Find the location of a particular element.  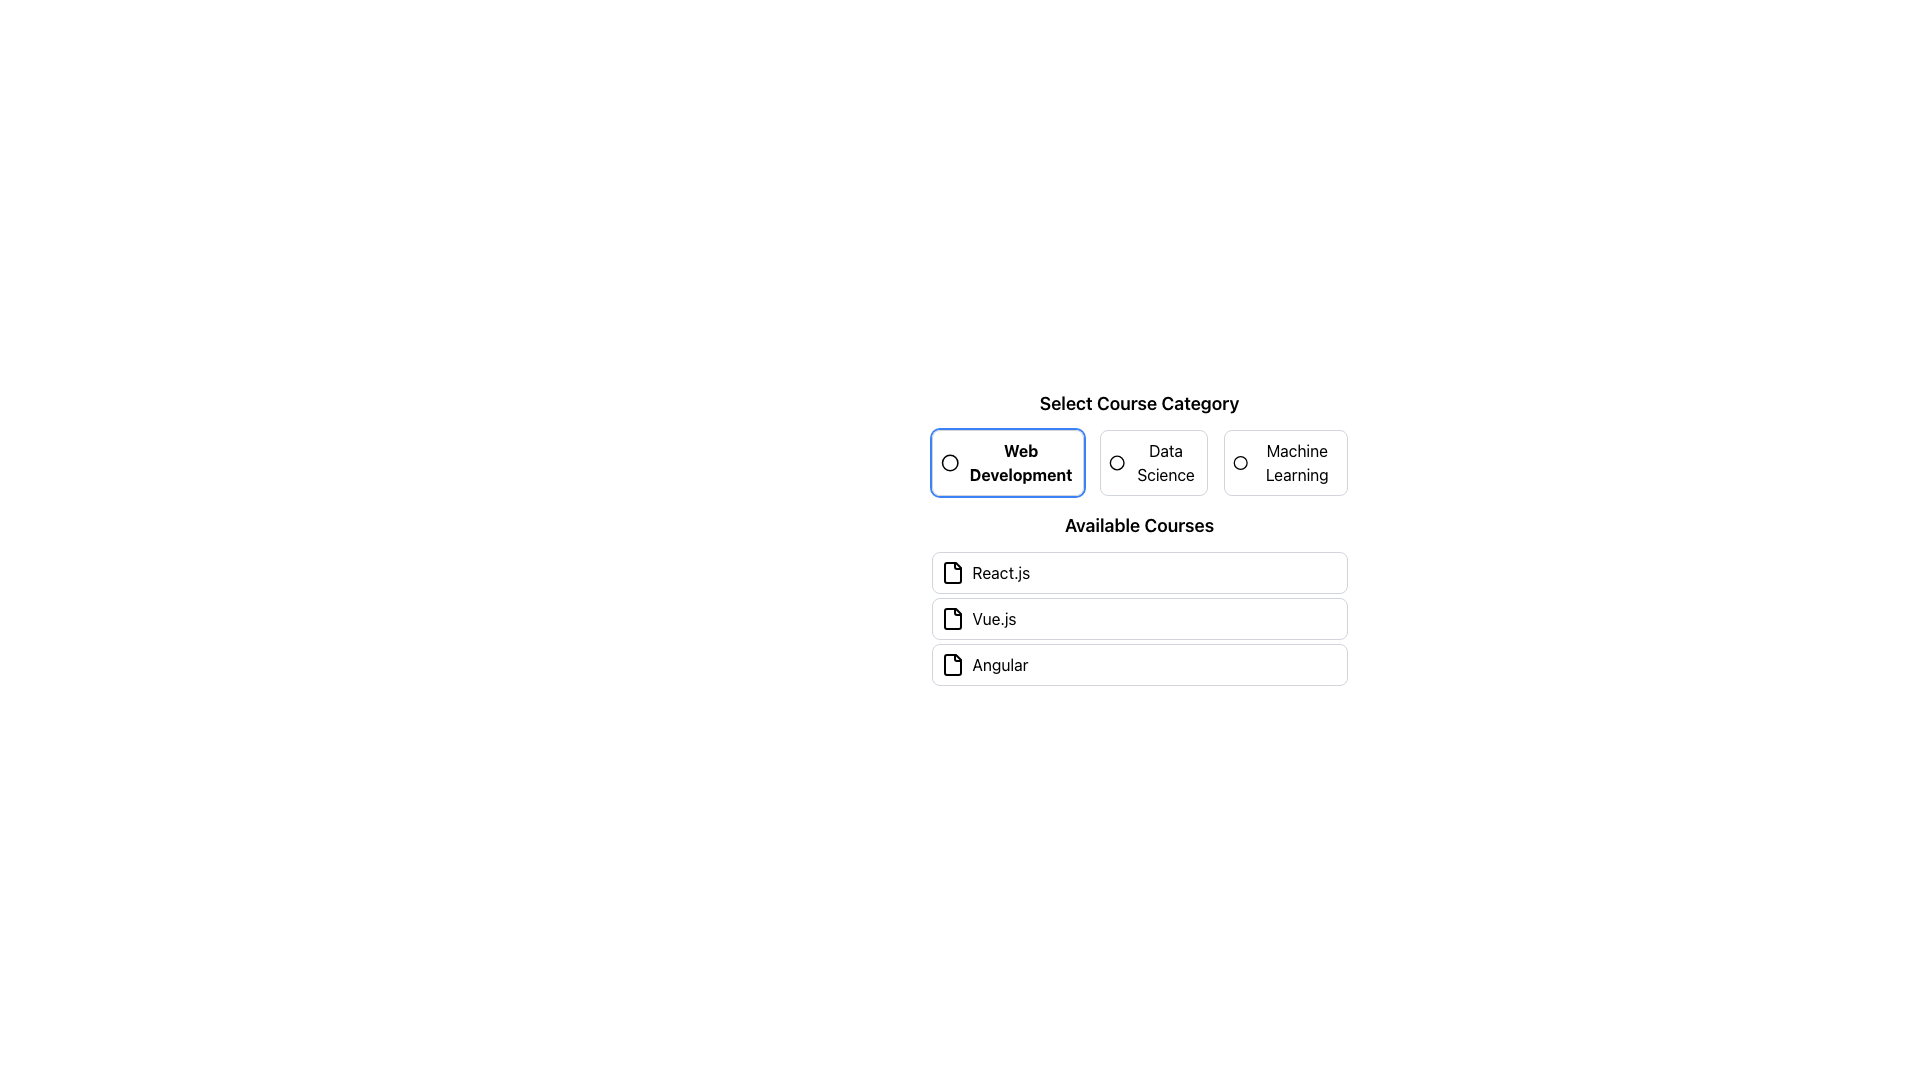

the third selectable course option in the list titled 'Available Courses' is located at coordinates (1139, 664).